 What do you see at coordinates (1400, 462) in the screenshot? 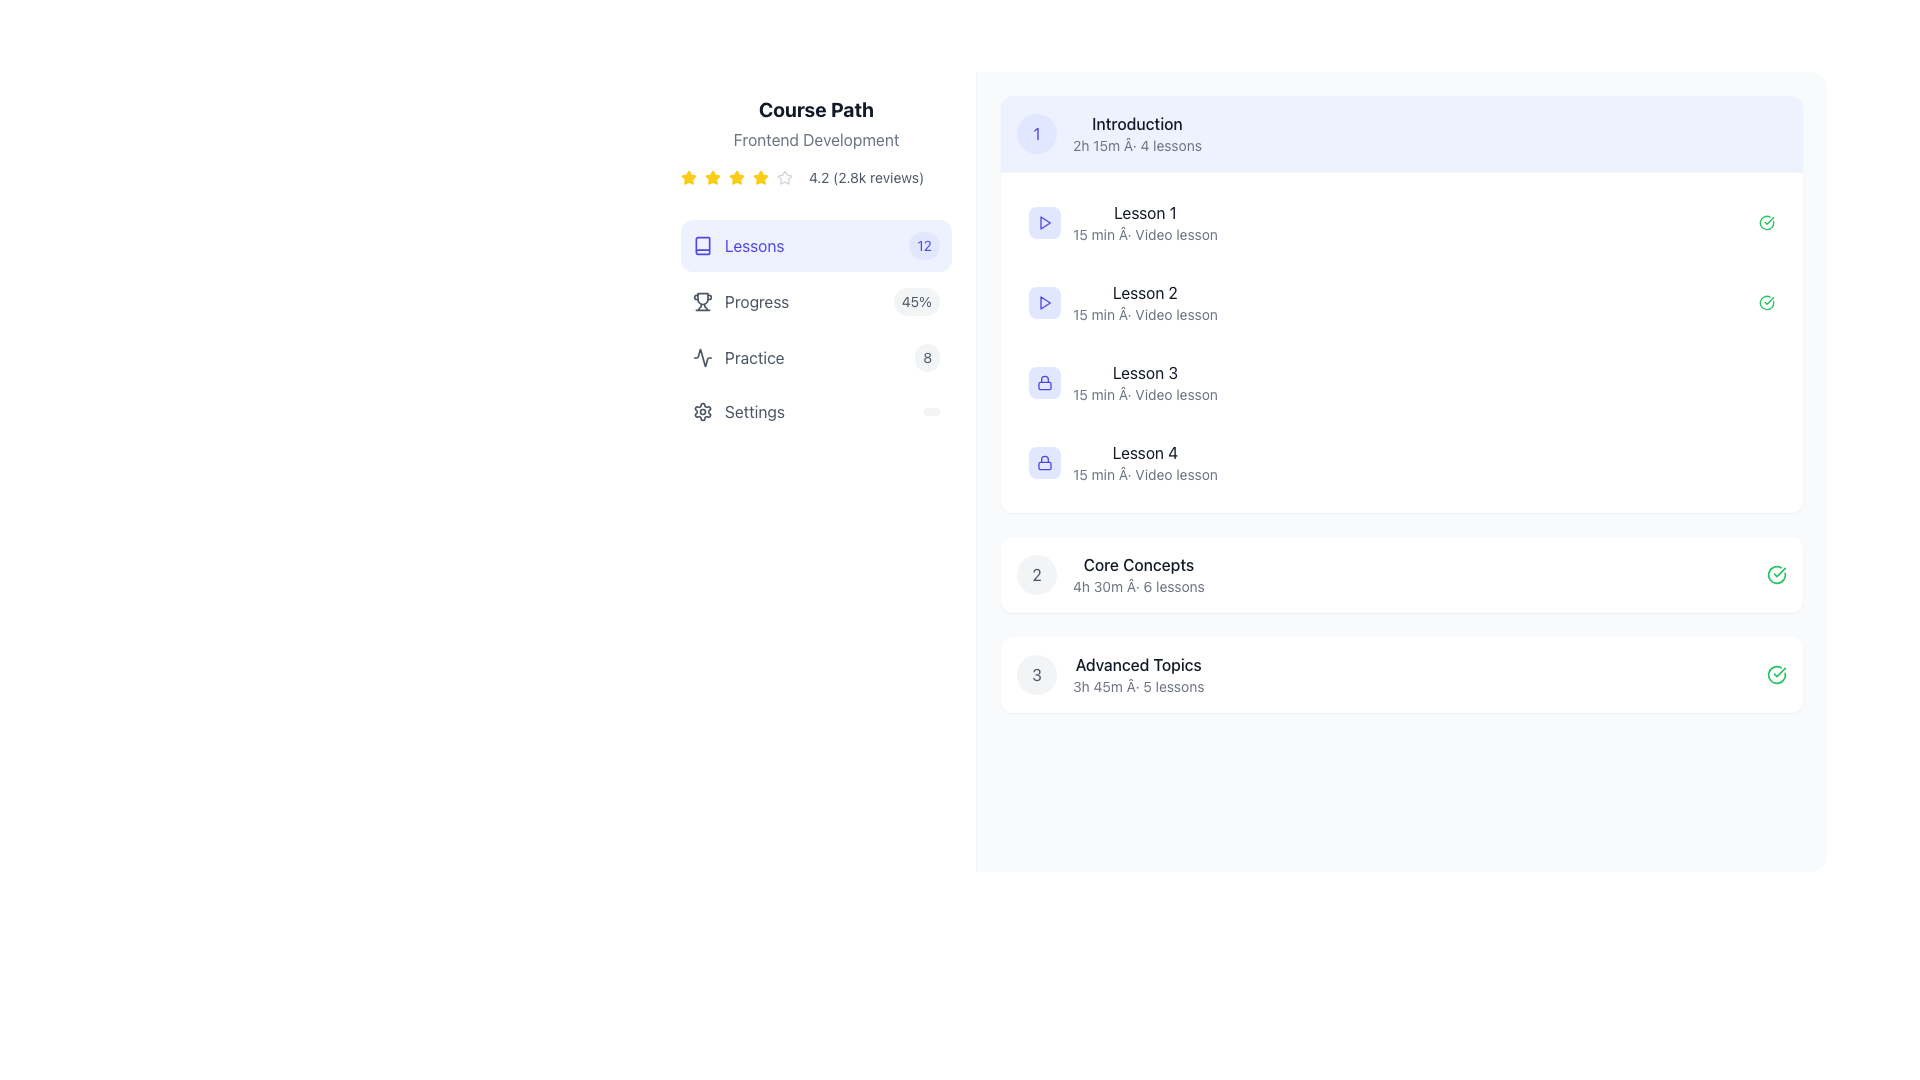
I see `the fourth list item representing 'Lesson 4'` at bounding box center [1400, 462].